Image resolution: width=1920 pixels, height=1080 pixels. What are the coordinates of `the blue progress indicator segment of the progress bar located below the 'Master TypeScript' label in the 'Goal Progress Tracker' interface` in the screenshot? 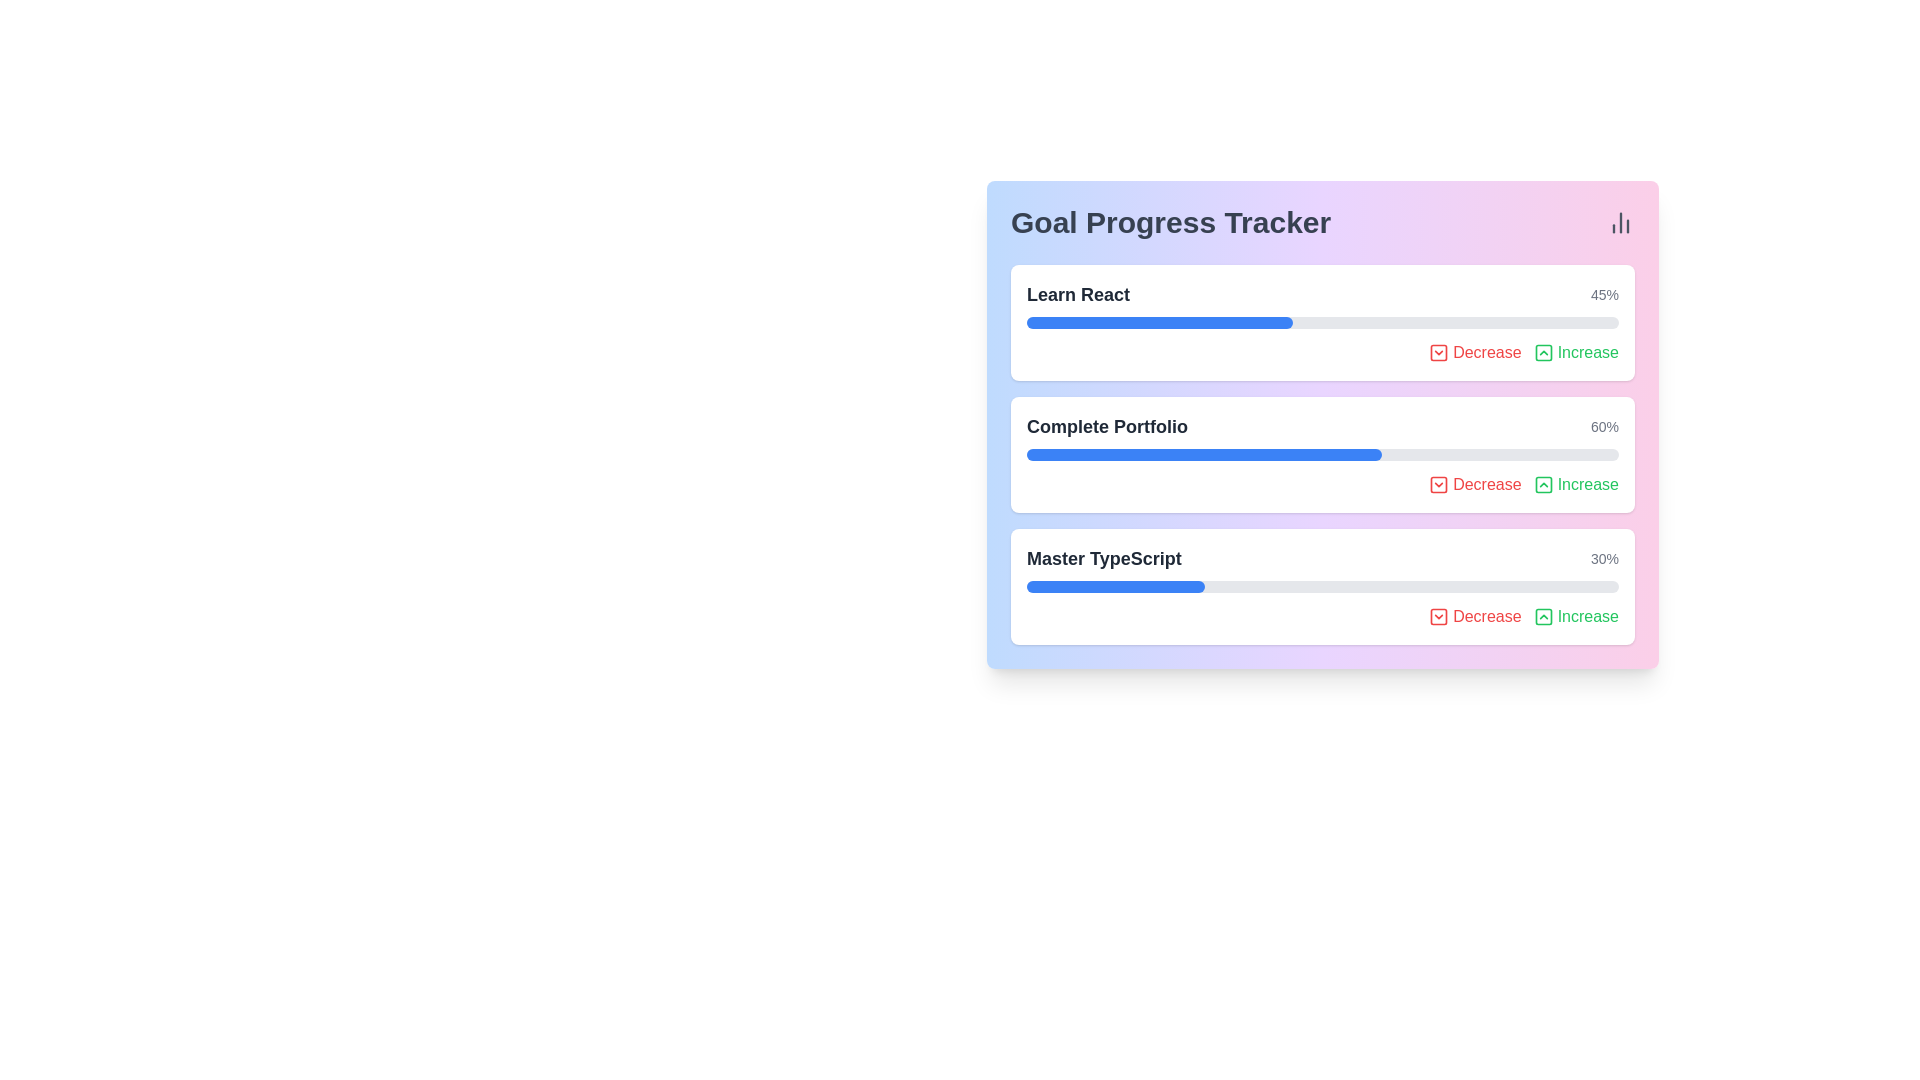 It's located at (1114, 585).